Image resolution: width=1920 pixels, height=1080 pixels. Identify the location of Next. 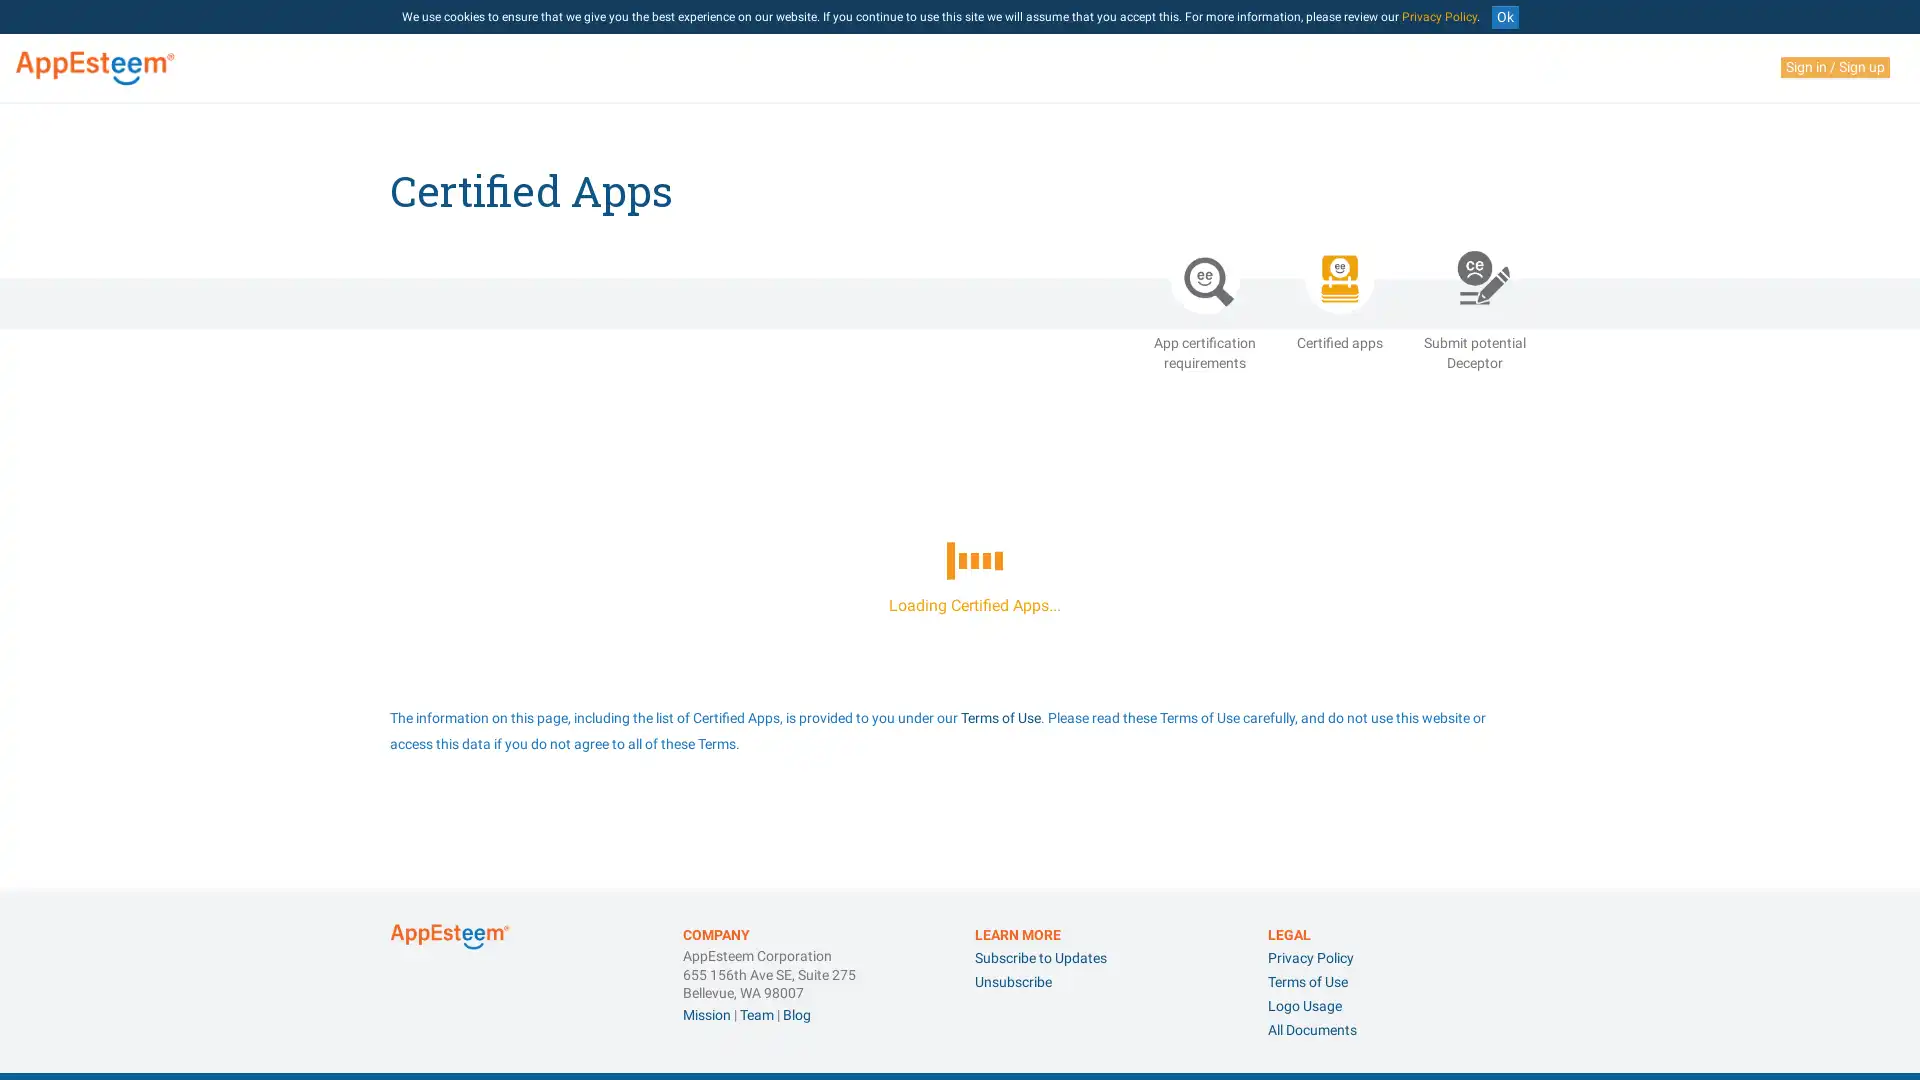
(1481, 738).